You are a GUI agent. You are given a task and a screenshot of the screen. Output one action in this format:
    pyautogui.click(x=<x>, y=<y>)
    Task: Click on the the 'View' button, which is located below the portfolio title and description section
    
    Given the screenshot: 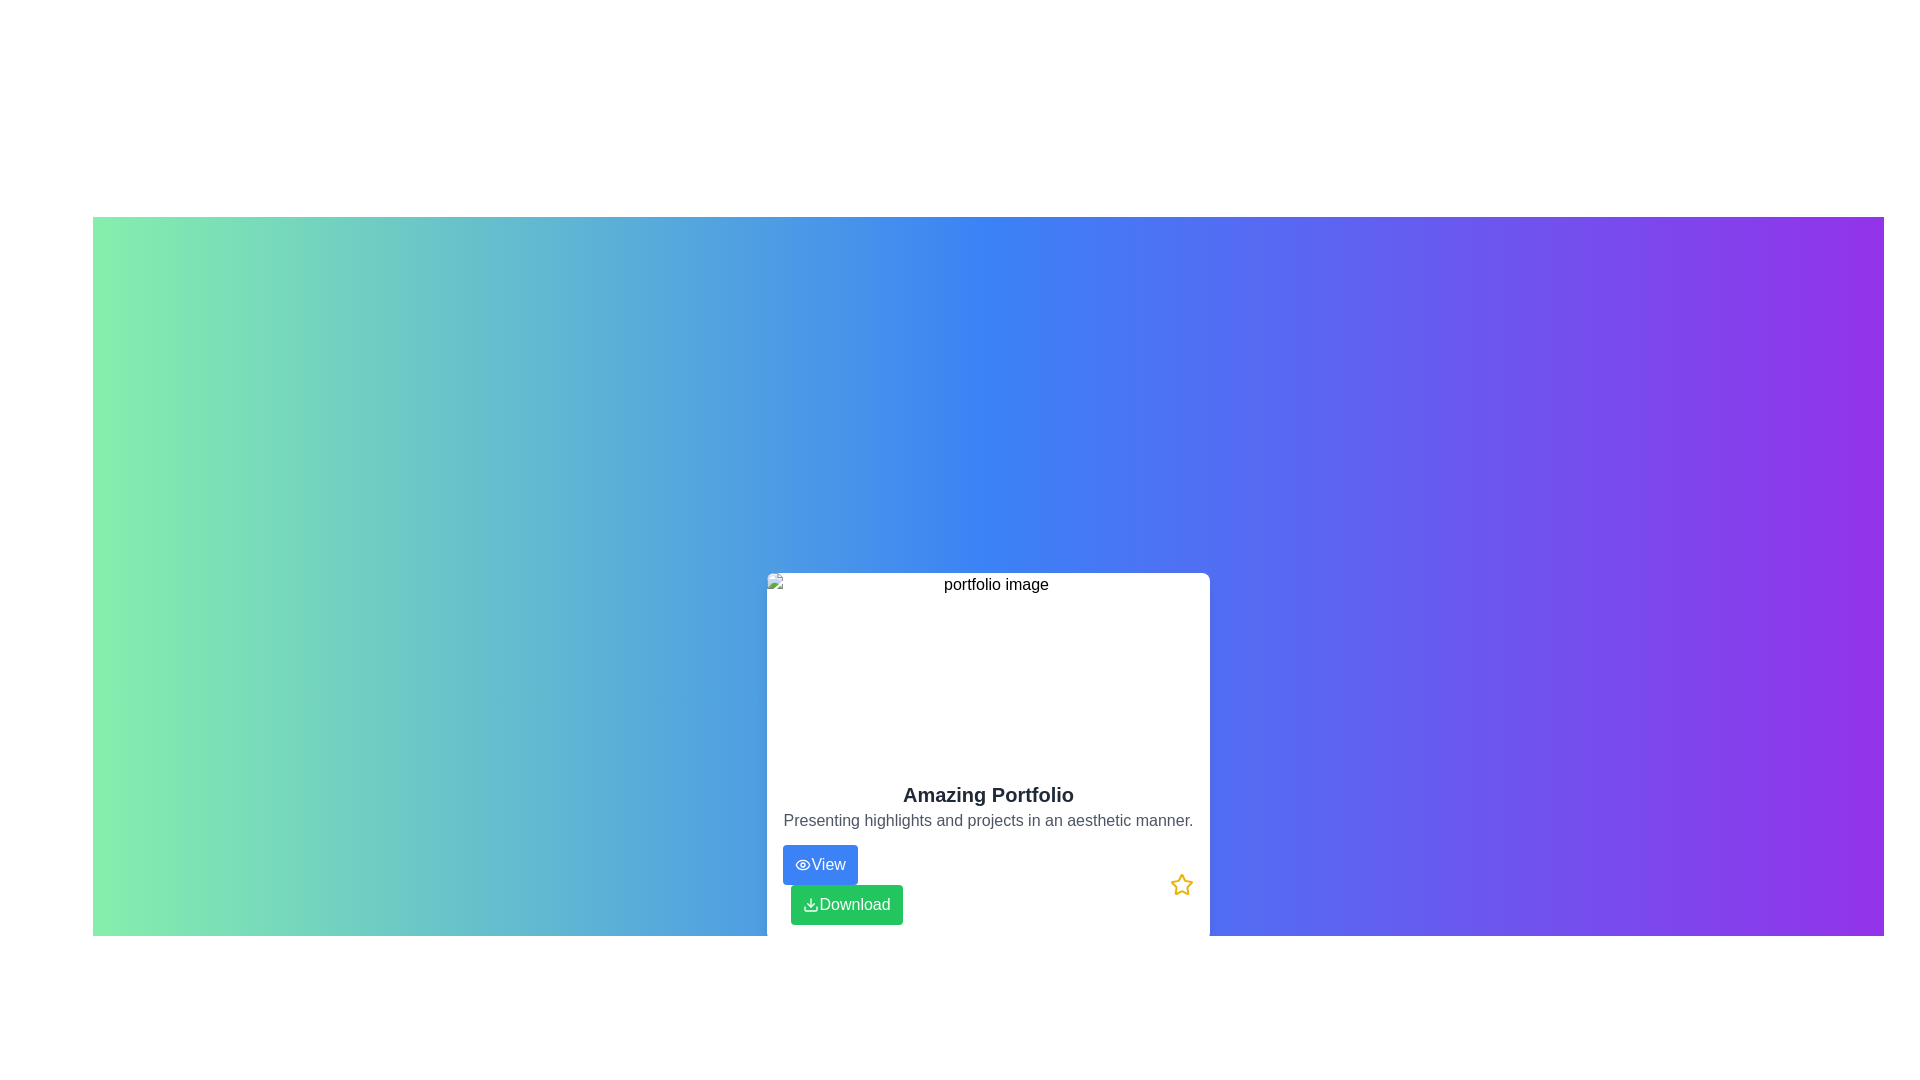 What is the action you would take?
    pyautogui.click(x=803, y=863)
    